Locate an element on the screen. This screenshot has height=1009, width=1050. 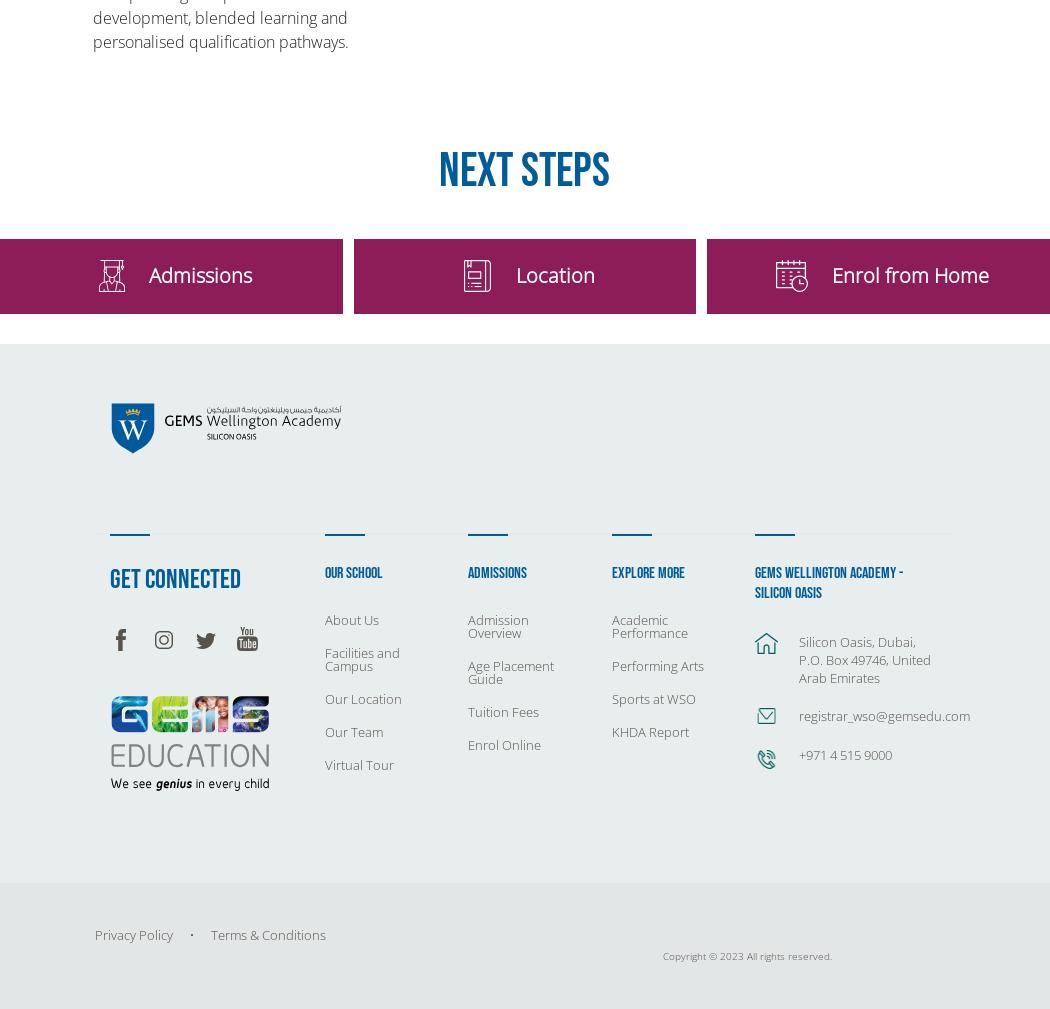
'Enrol from Home' is located at coordinates (910, 274).